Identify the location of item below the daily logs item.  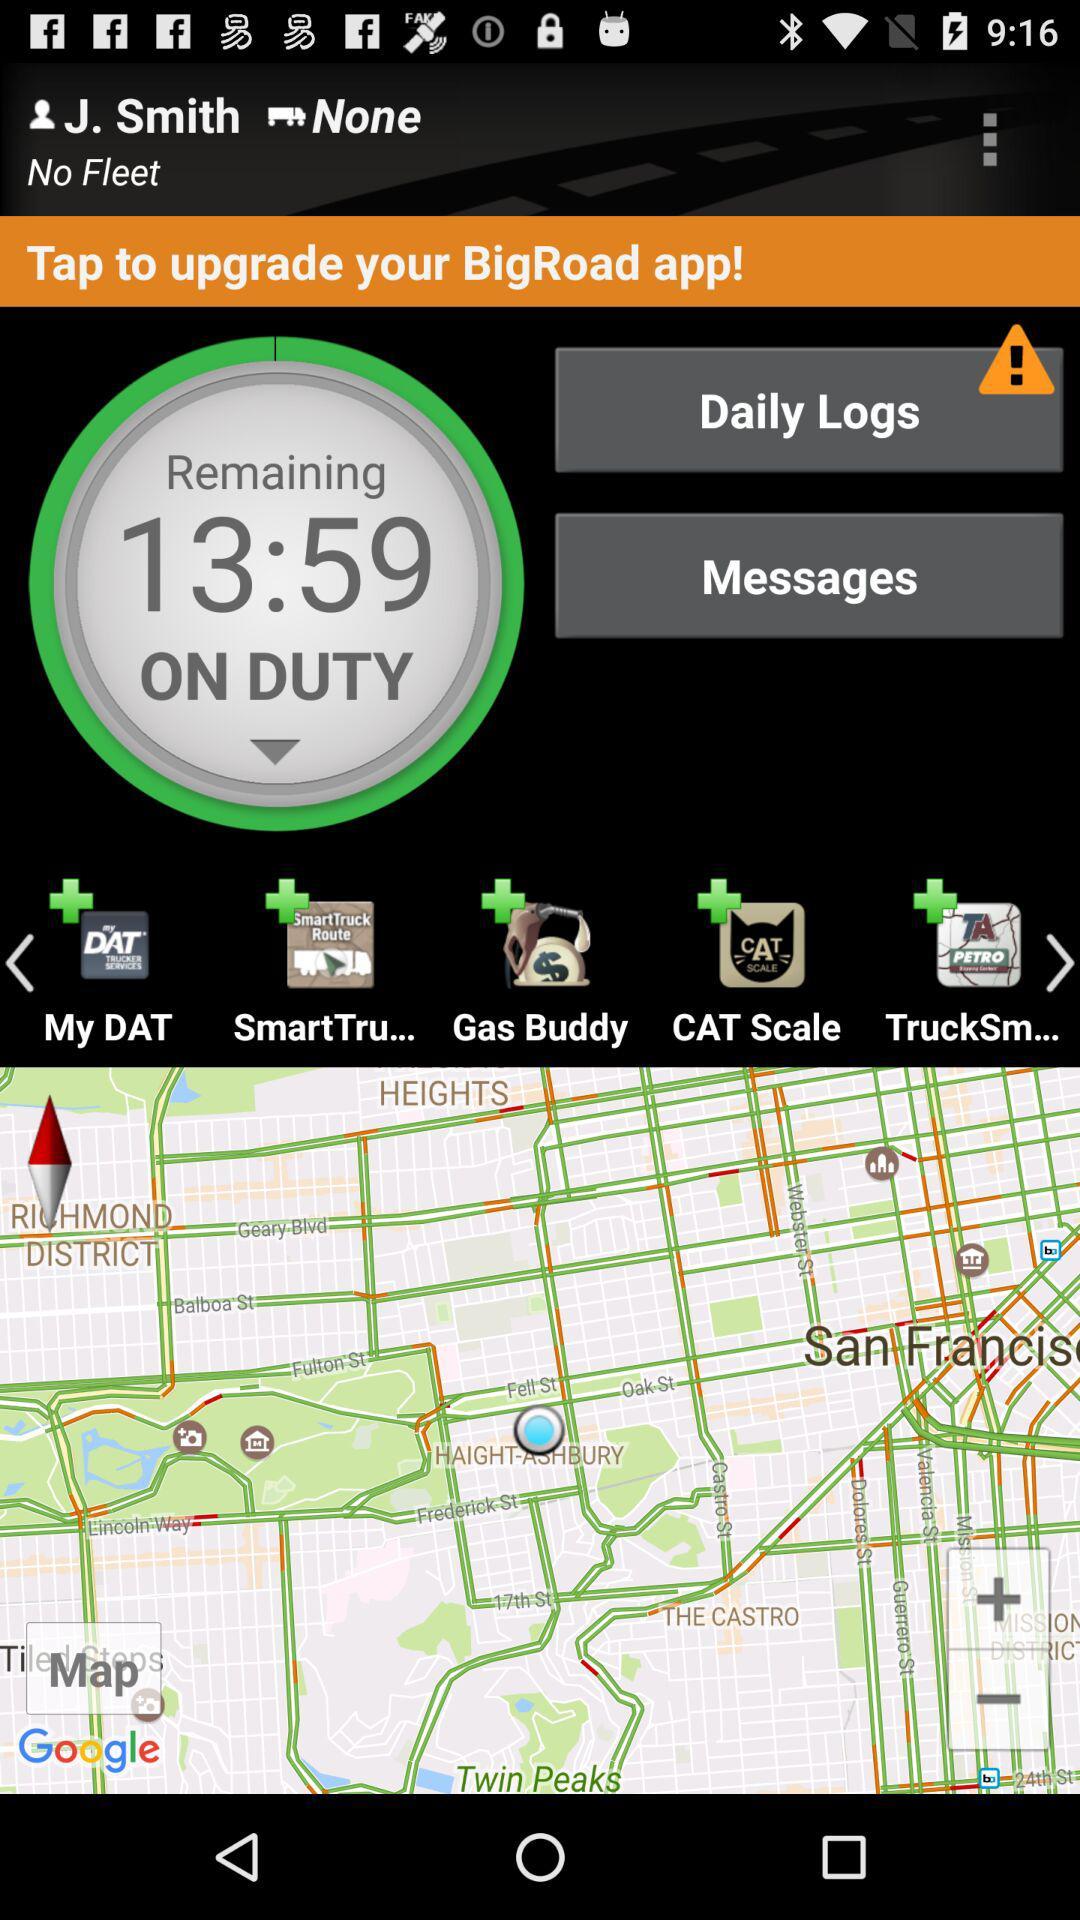
(808, 574).